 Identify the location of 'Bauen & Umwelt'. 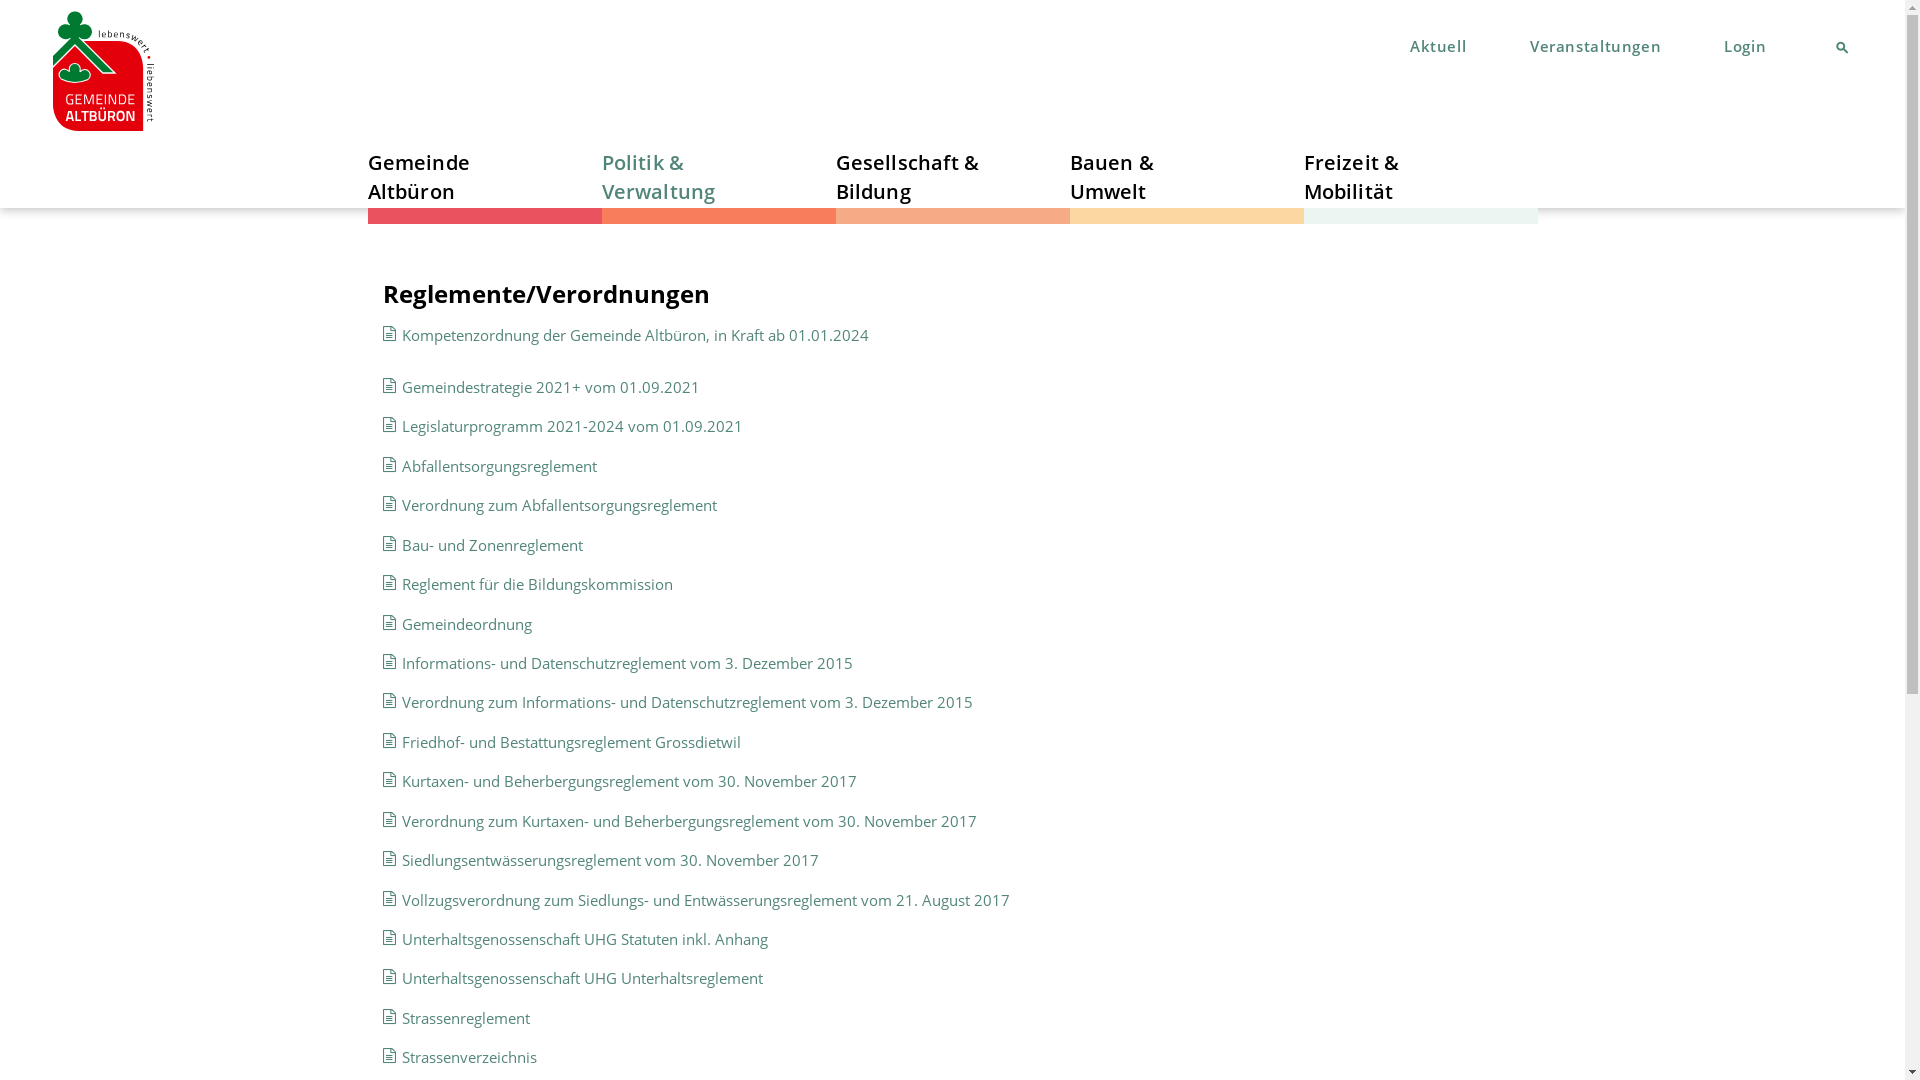
(1150, 175).